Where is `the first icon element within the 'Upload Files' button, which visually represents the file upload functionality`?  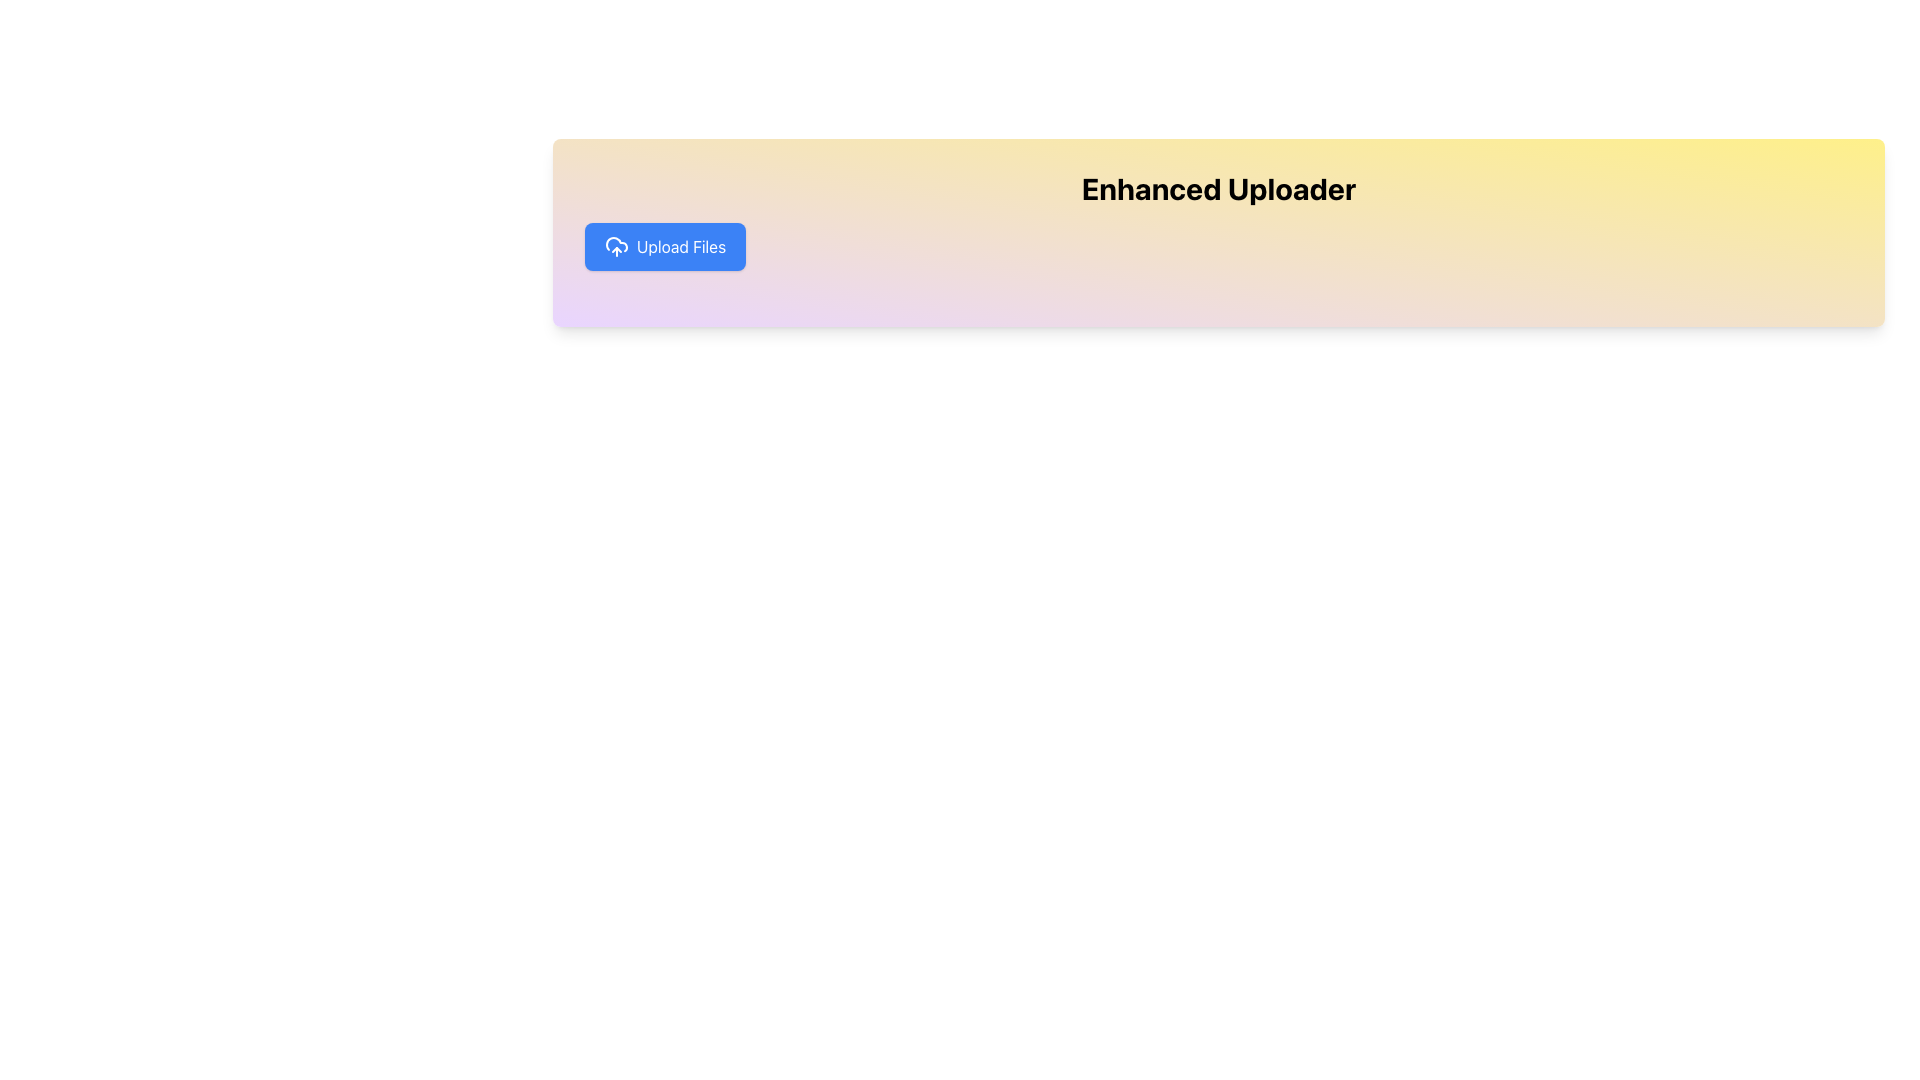
the first icon element within the 'Upload Files' button, which visually represents the file upload functionality is located at coordinates (616, 245).